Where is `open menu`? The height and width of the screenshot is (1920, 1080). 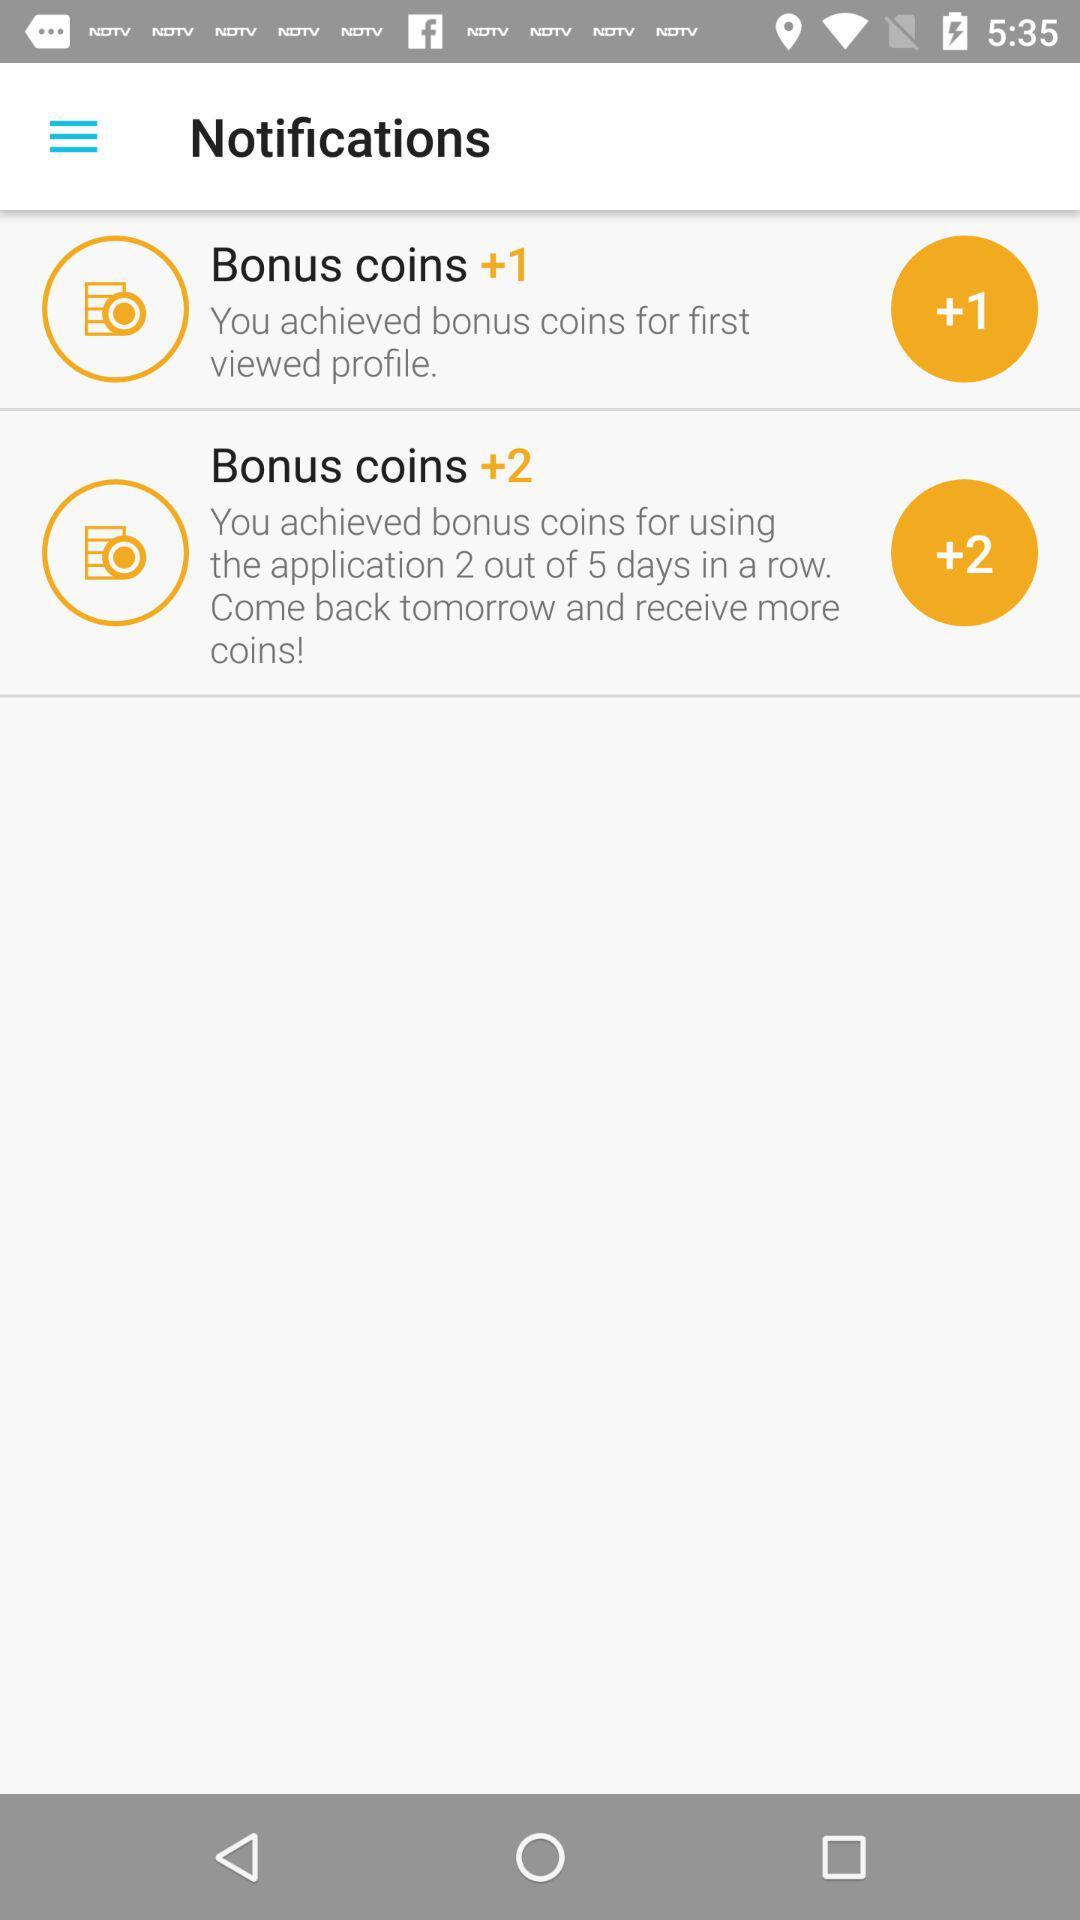 open menu is located at coordinates (72, 135).